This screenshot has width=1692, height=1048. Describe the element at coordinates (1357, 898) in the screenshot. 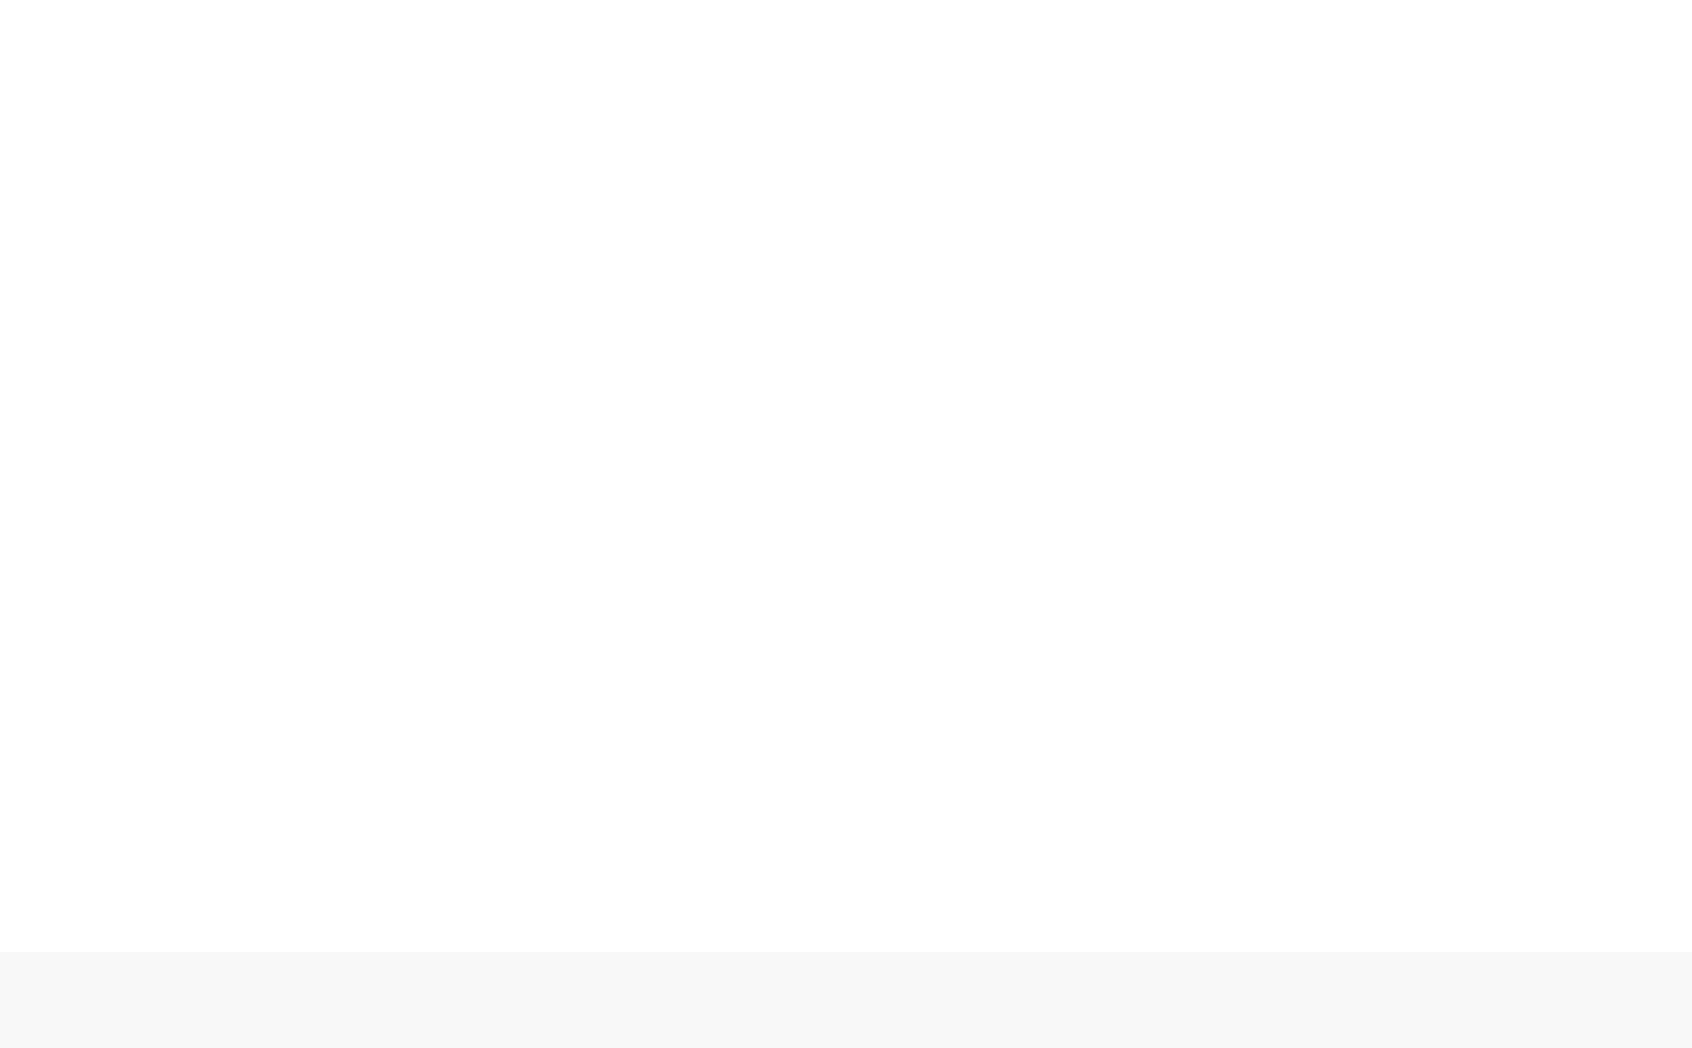

I see `'1789'` at that location.